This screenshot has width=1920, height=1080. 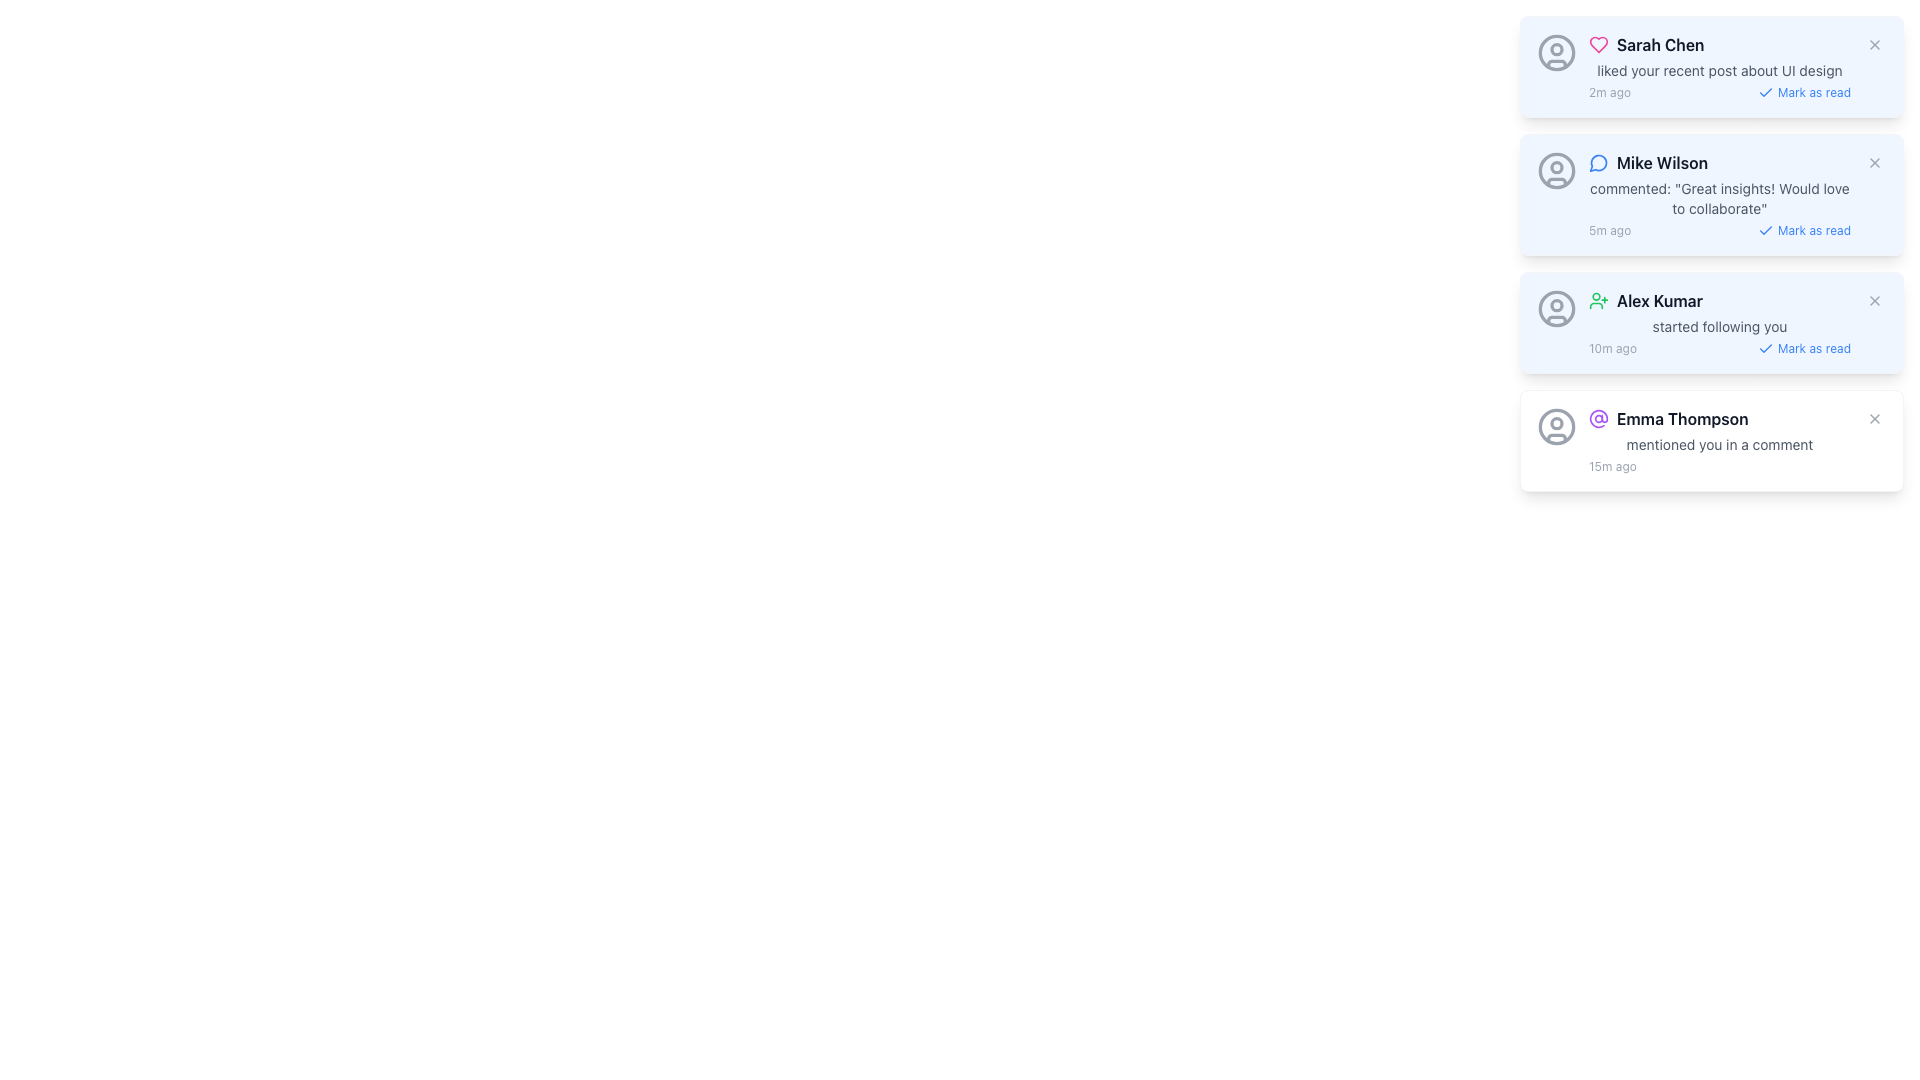 What do you see at coordinates (1874, 418) in the screenshot?
I see `the circular gray 'X' button located at the top-right corner of the 'Emma Thompson mentioned you in a comment' notification card` at bounding box center [1874, 418].